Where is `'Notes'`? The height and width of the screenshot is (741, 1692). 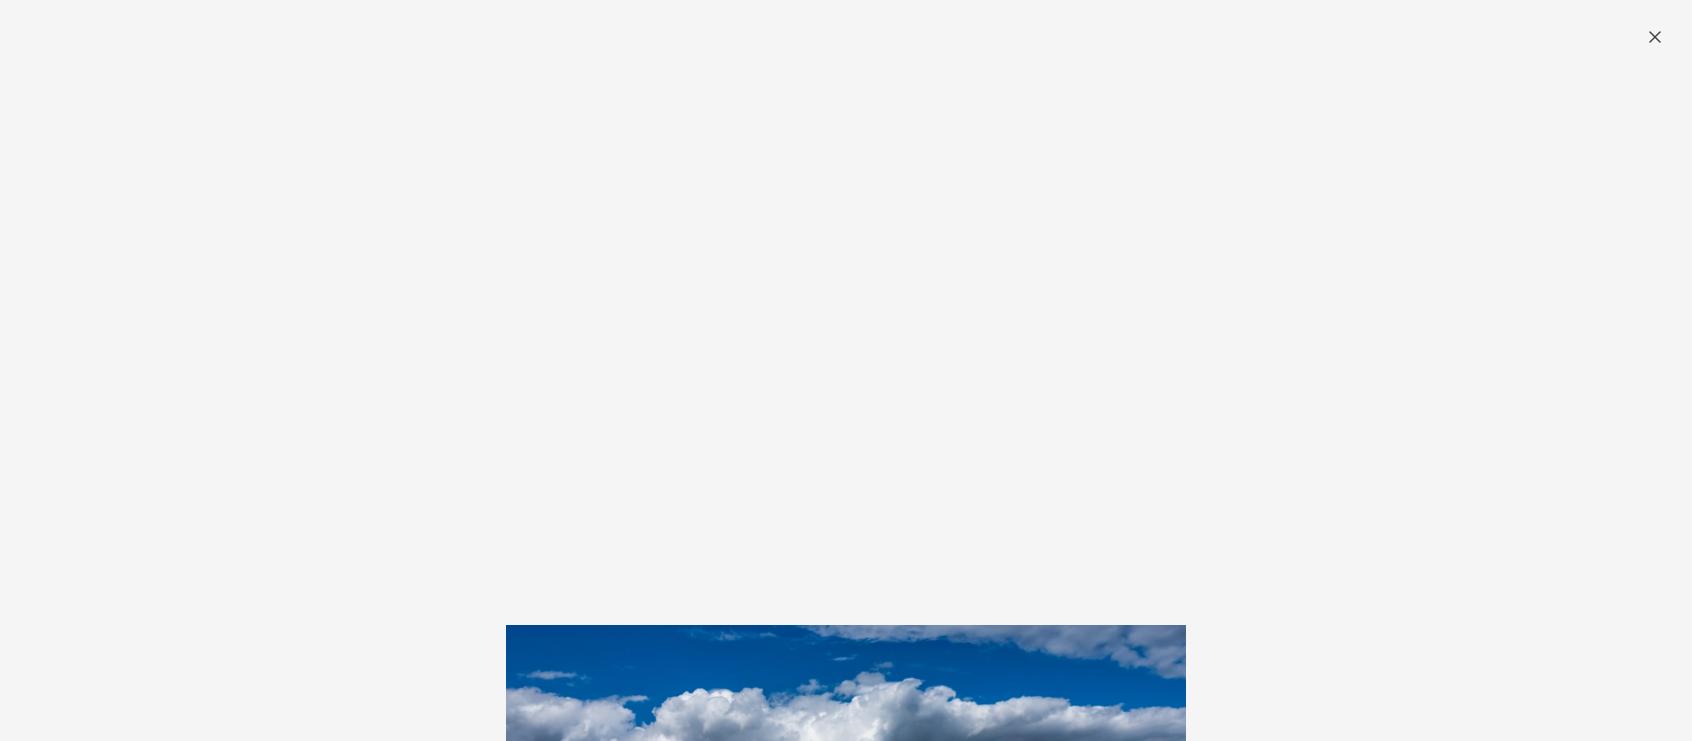 'Notes' is located at coordinates (810, 96).